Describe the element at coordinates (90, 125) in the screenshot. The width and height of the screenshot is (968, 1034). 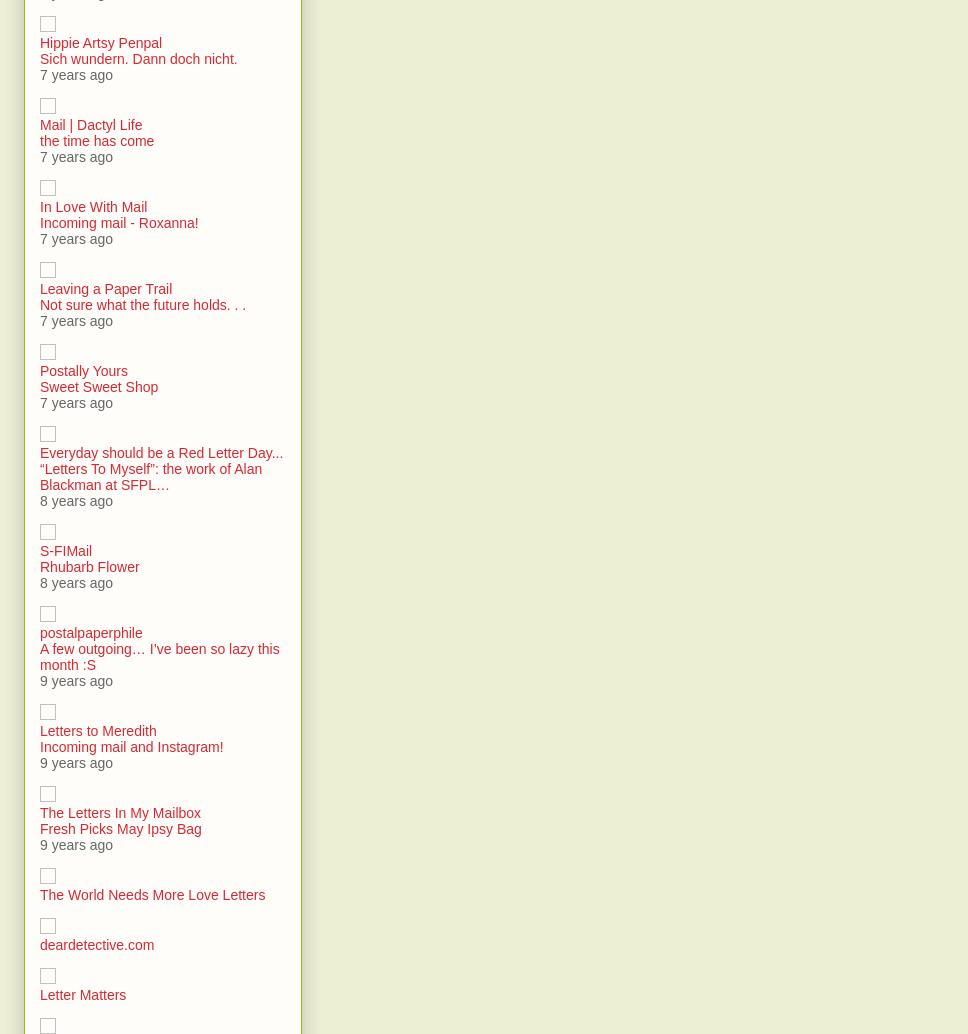
I see `'Mail | Dactyl Life'` at that location.